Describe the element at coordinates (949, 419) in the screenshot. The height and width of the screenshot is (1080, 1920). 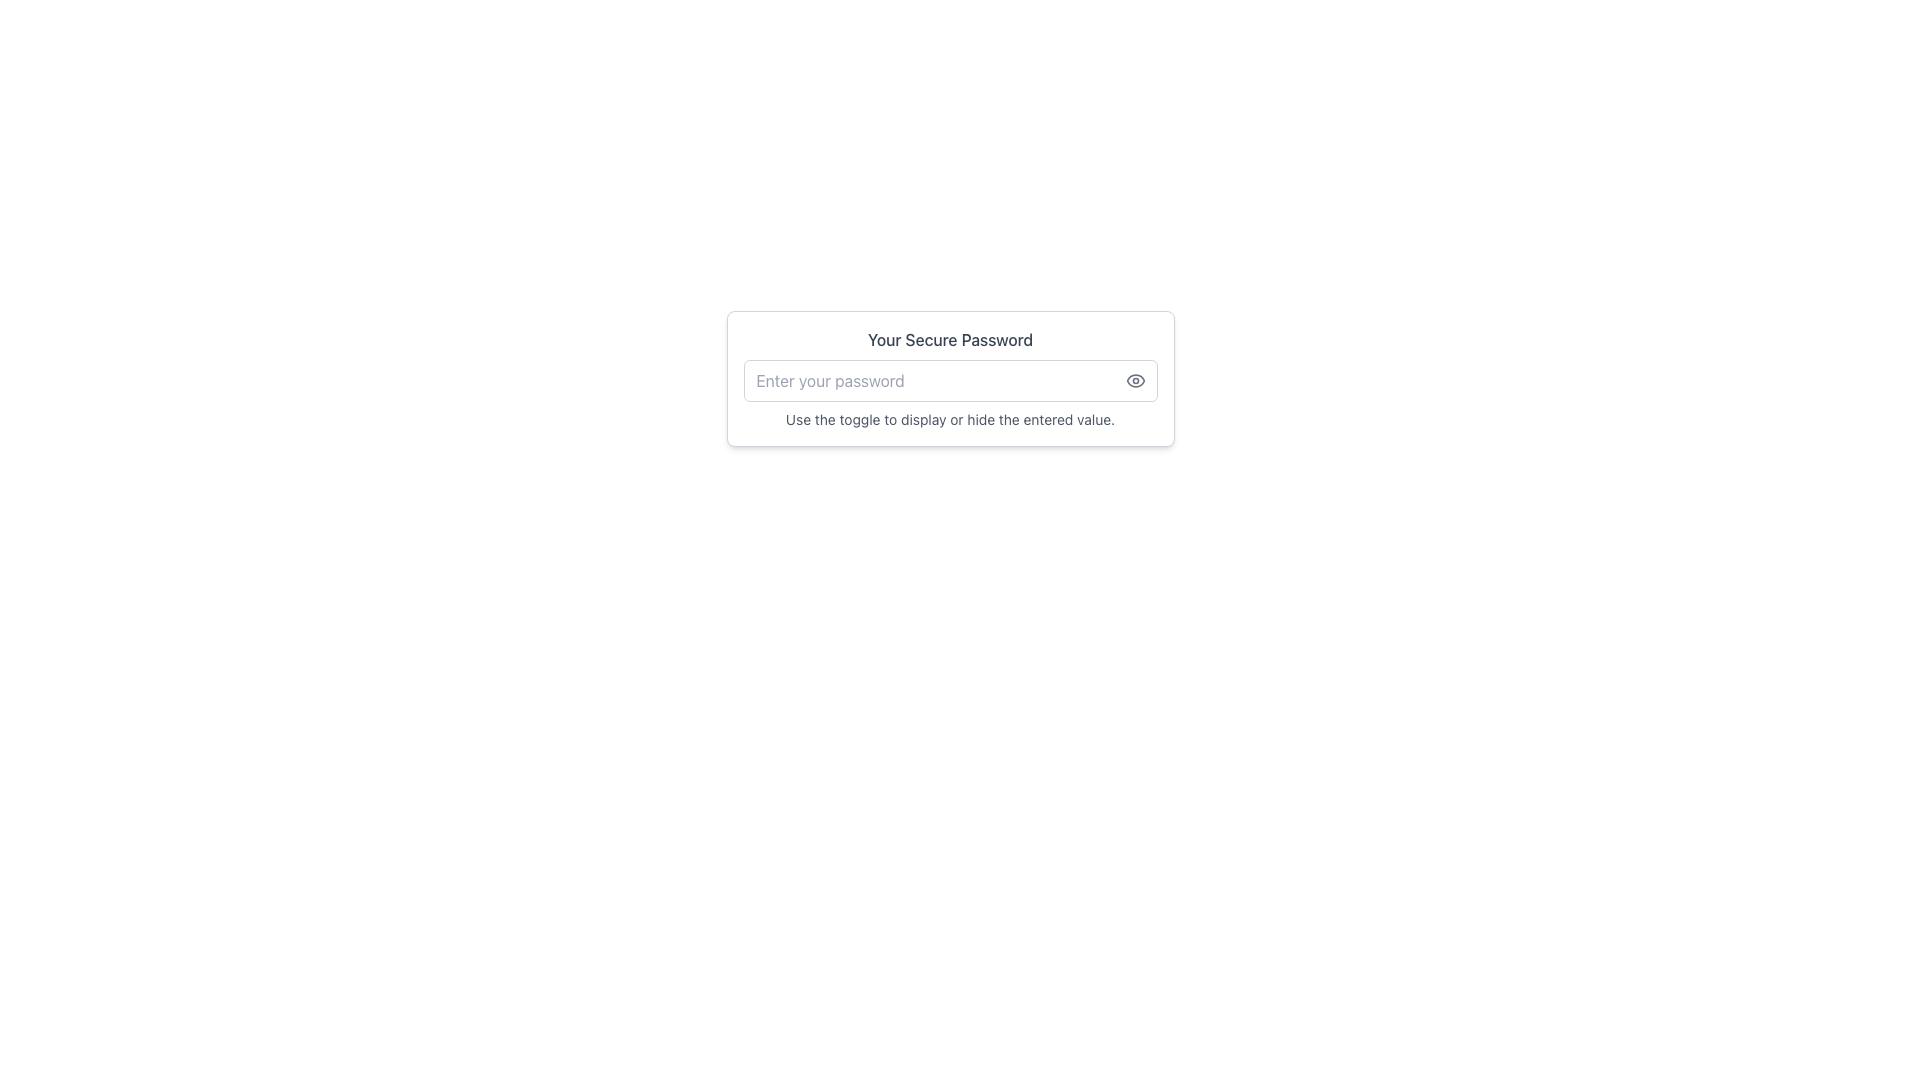
I see `the instructional text that provides guidance on using the toggle feature, positioned below the input field and toggle icon` at that location.